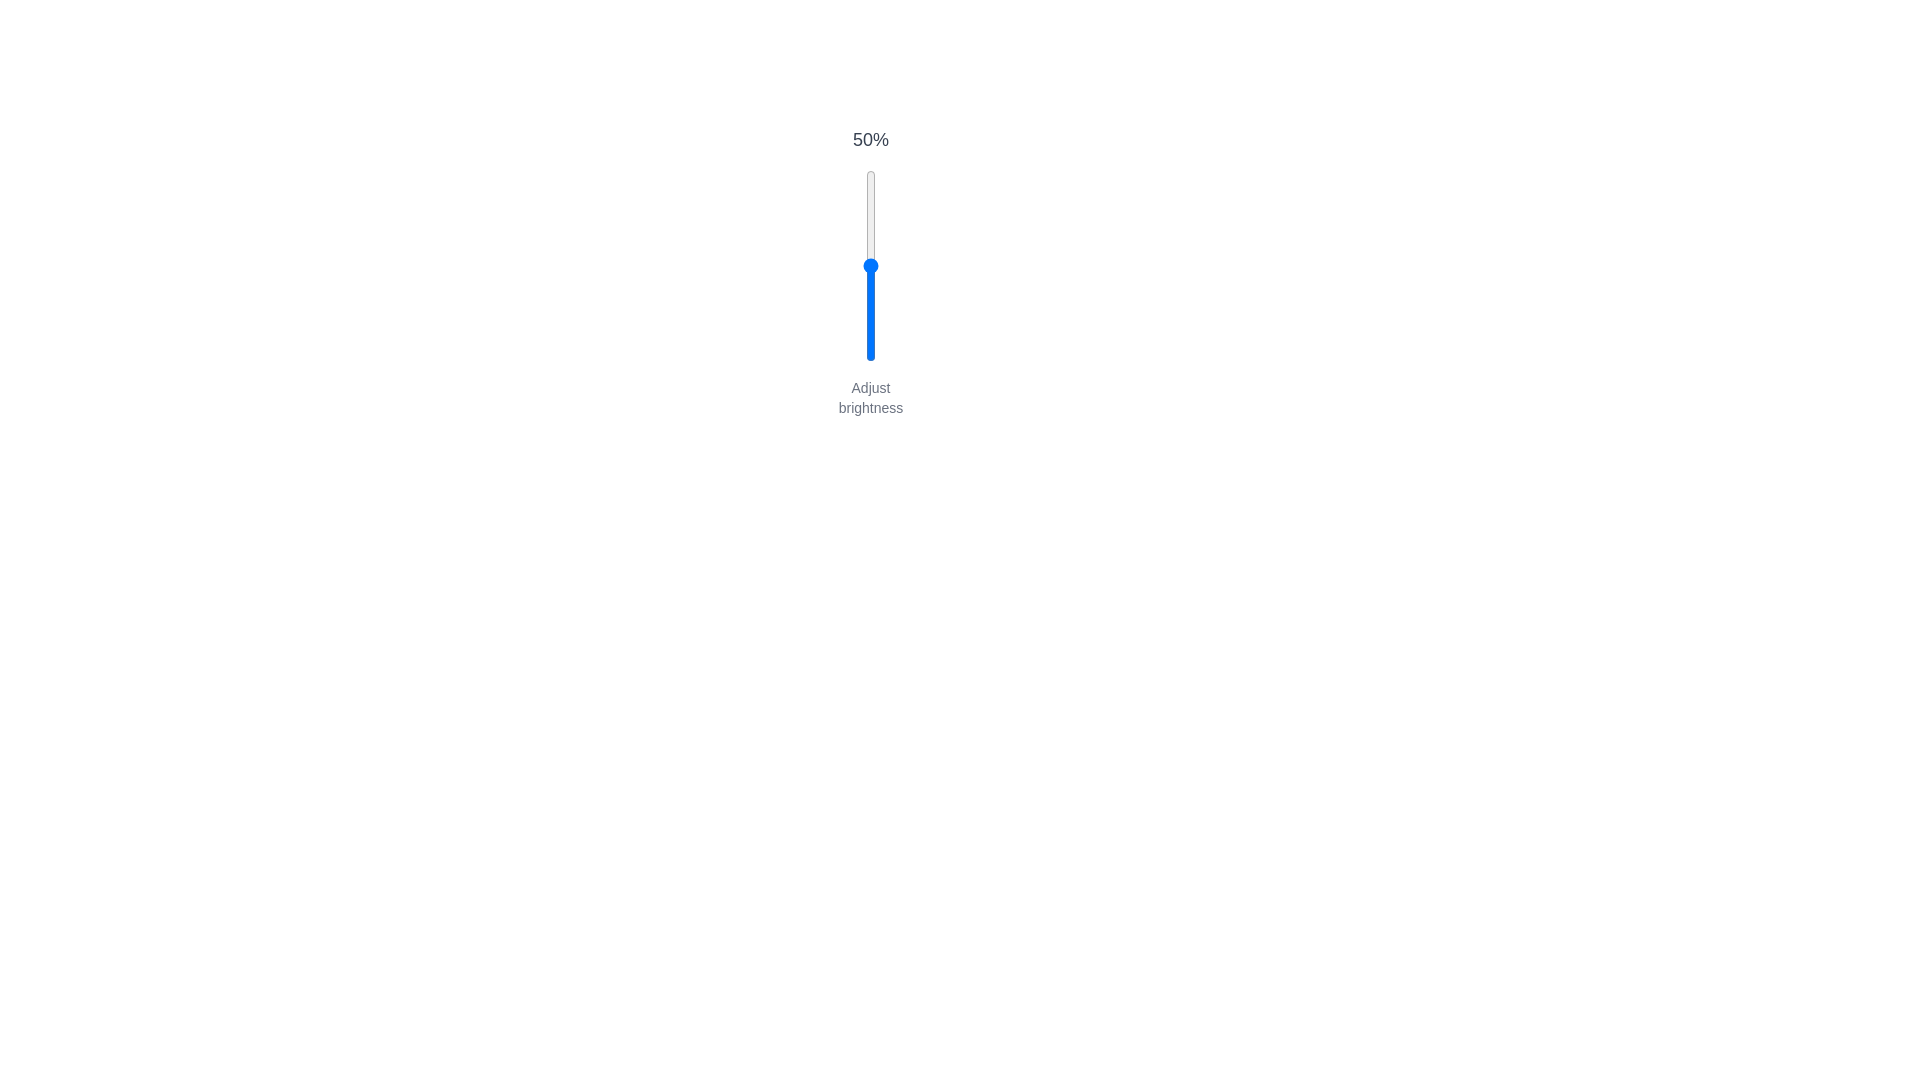 The height and width of the screenshot is (1080, 1920). Describe the element at coordinates (870, 185) in the screenshot. I see `brightness` at that location.